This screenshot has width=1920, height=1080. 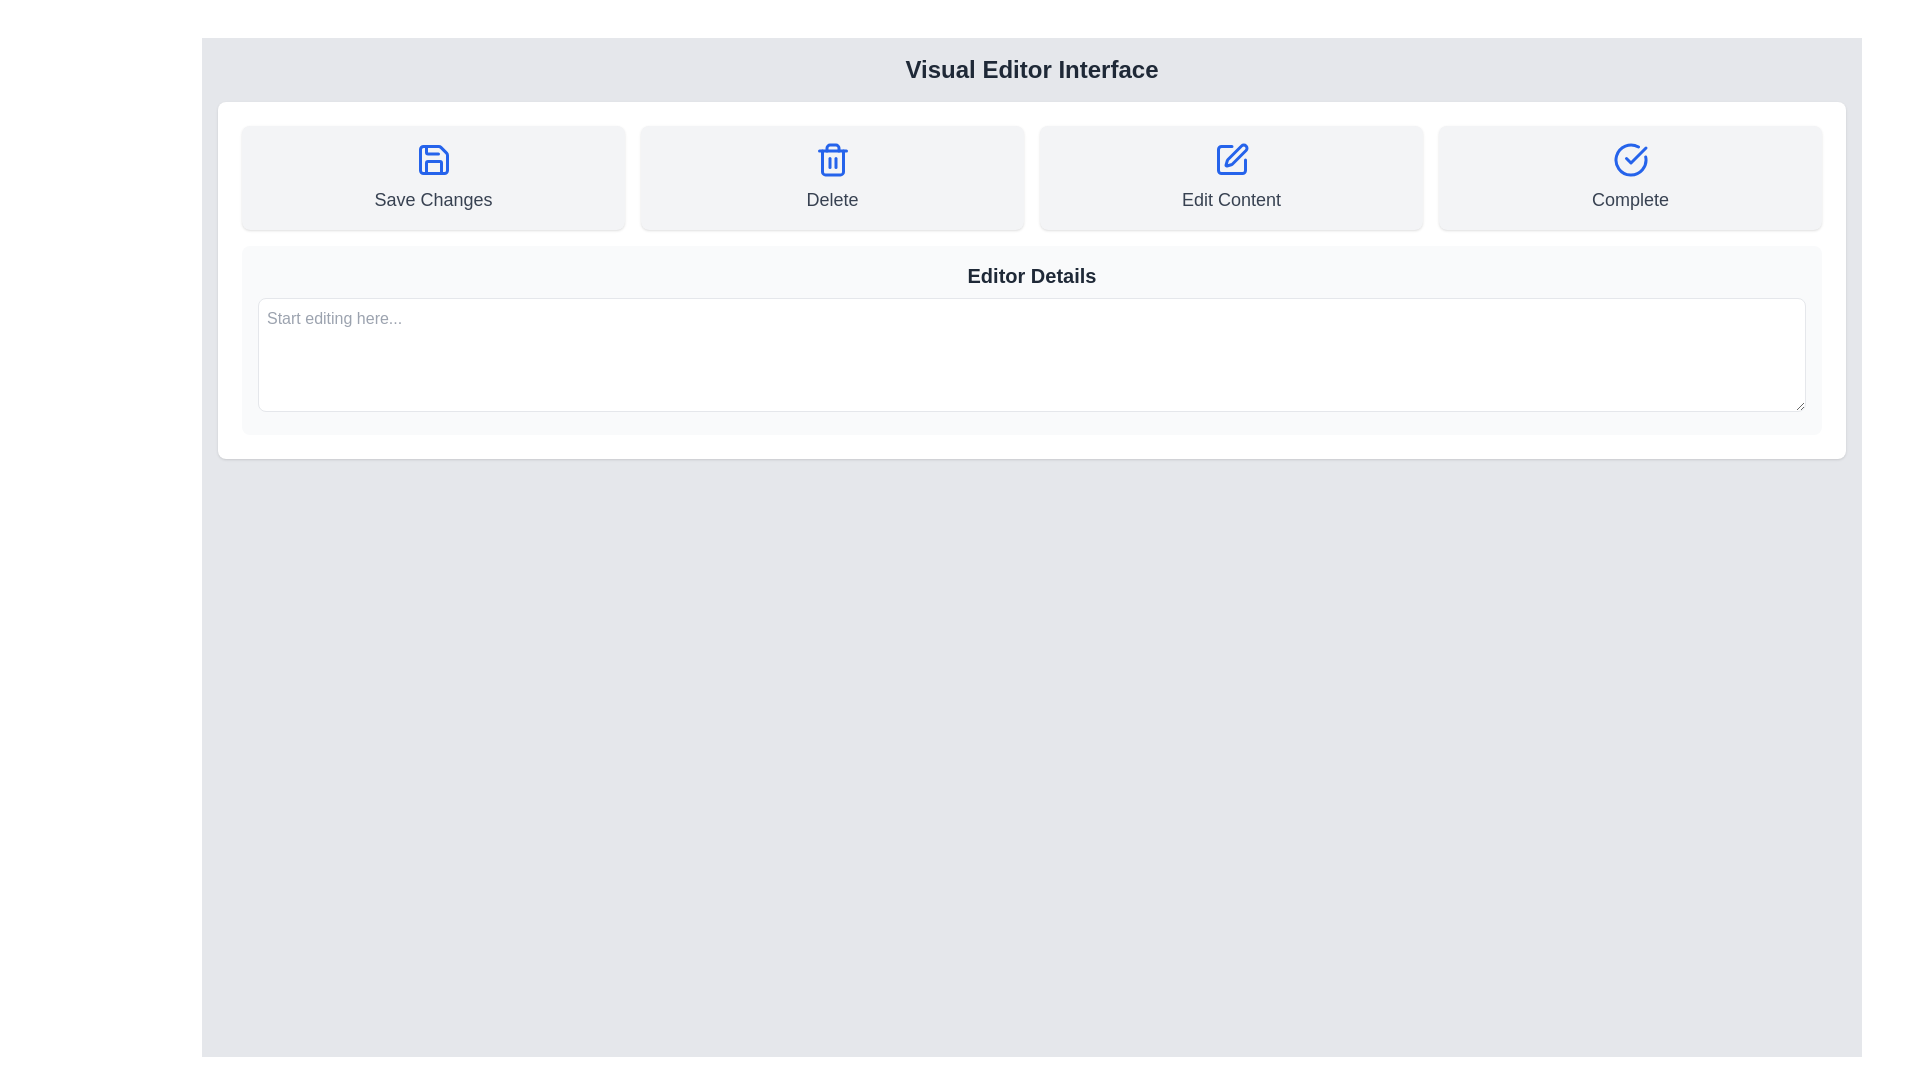 What do you see at coordinates (432, 176) in the screenshot?
I see `the 'Save Changes' button, which is the first button in a four-button grid` at bounding box center [432, 176].